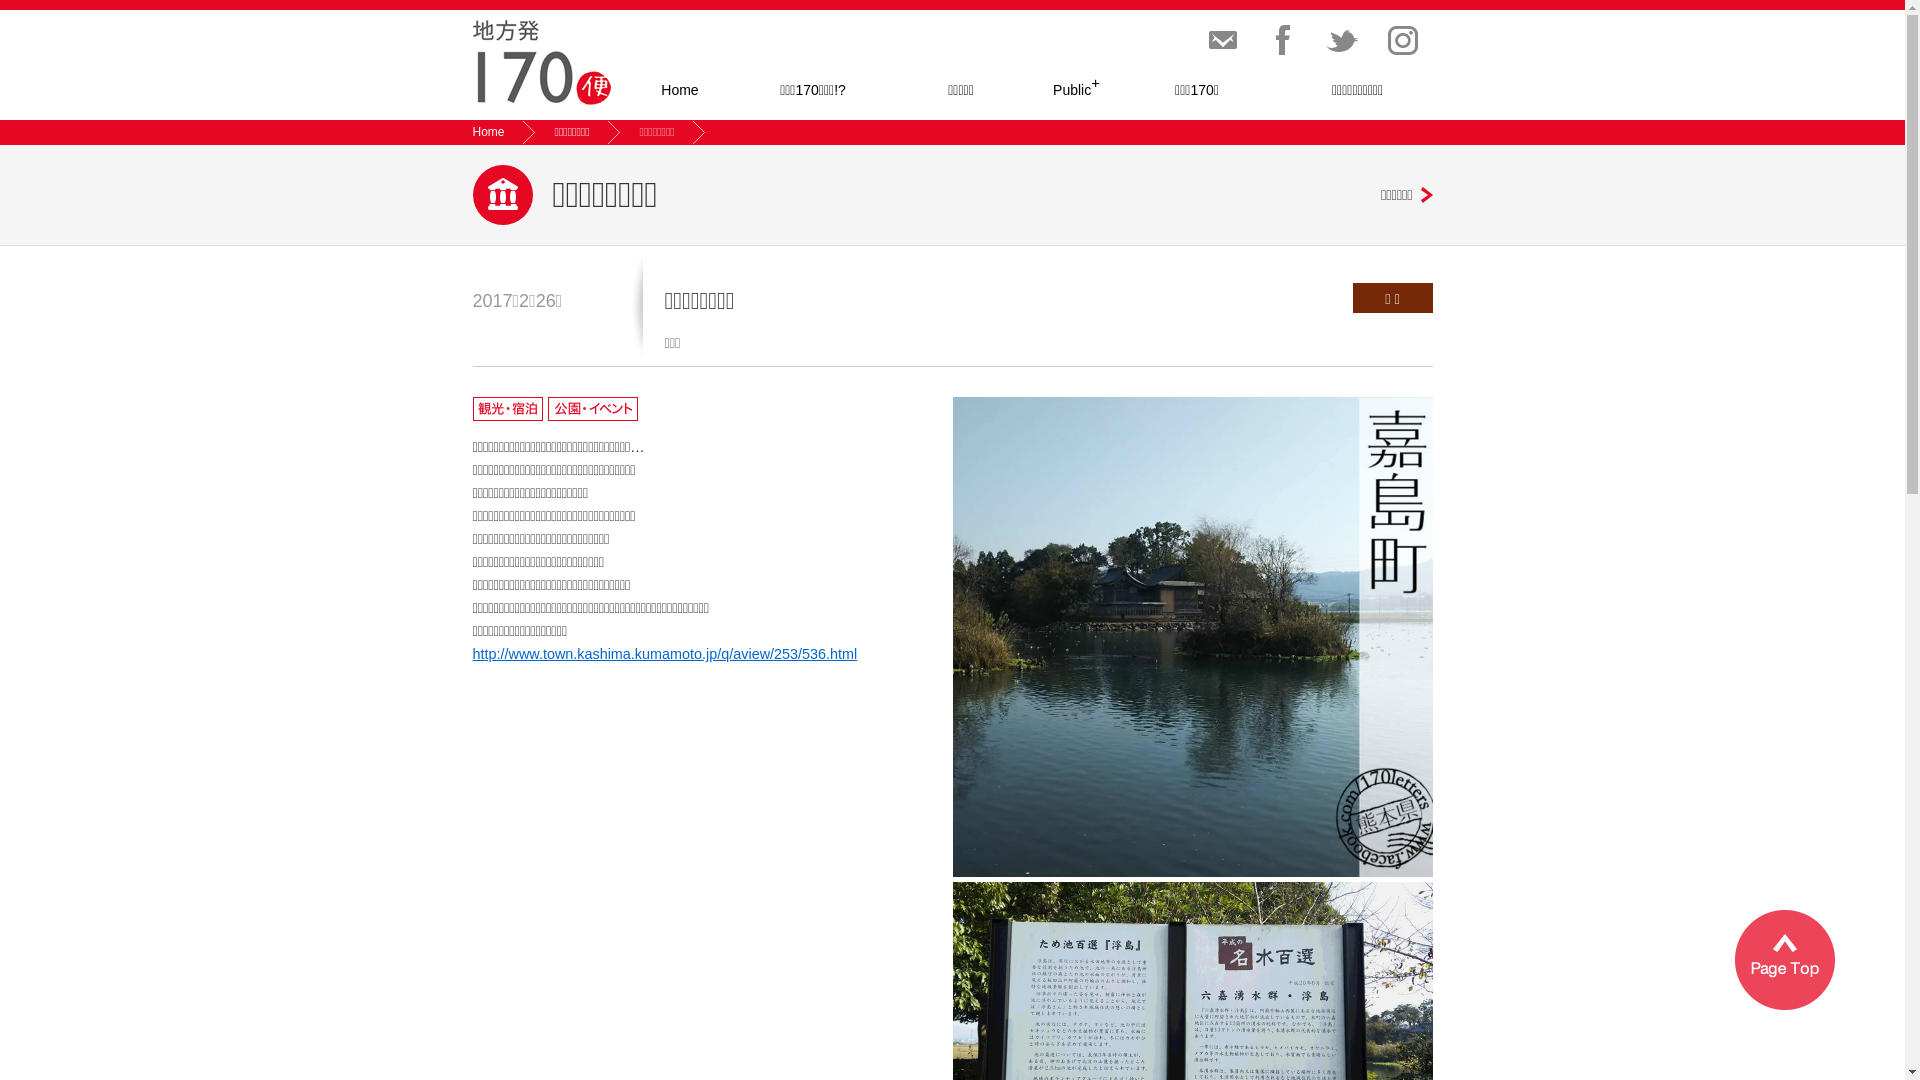 The height and width of the screenshot is (1080, 1920). What do you see at coordinates (1075, 88) in the screenshot?
I see `'Public+'` at bounding box center [1075, 88].